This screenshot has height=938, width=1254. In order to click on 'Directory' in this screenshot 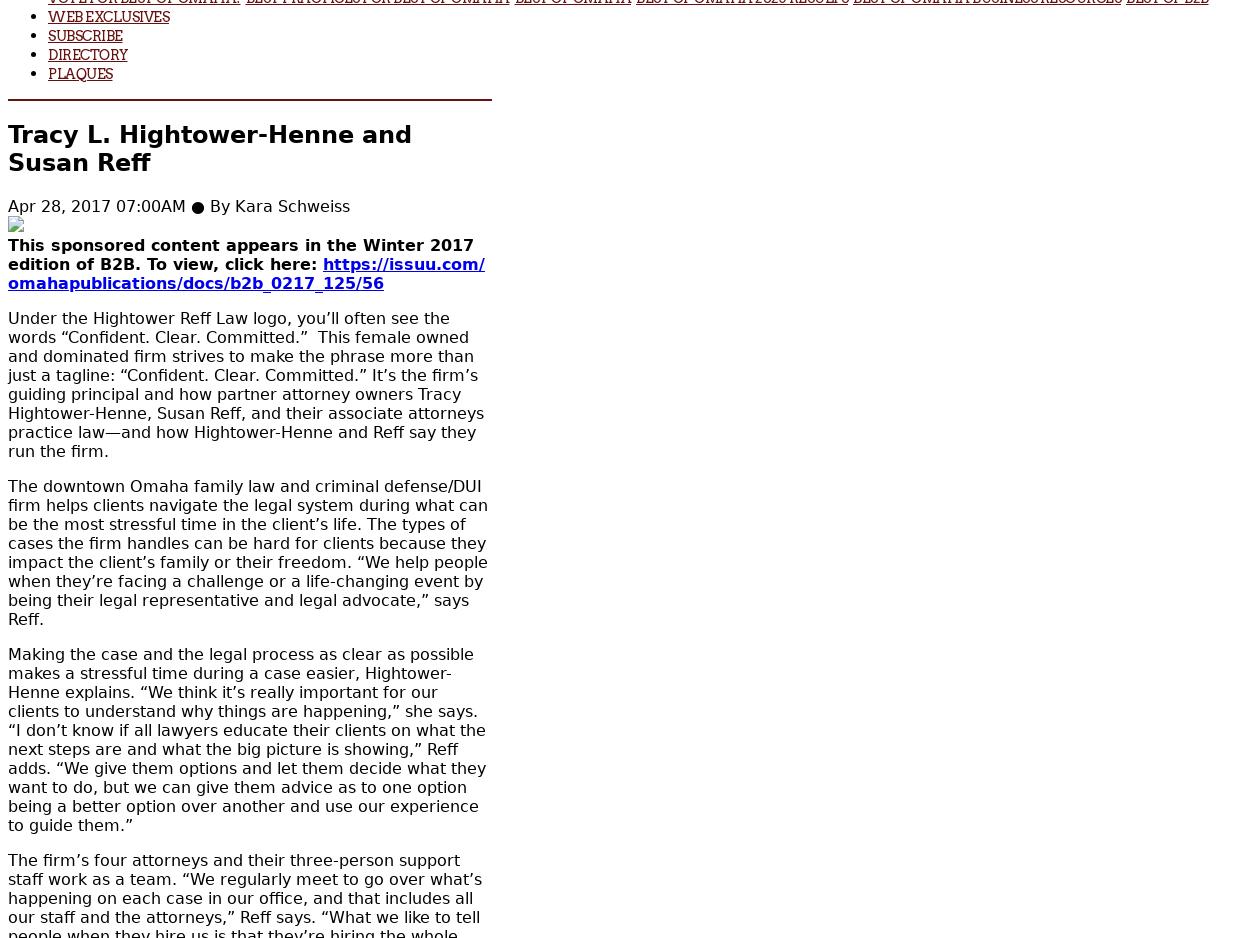, I will do `click(87, 53)`.